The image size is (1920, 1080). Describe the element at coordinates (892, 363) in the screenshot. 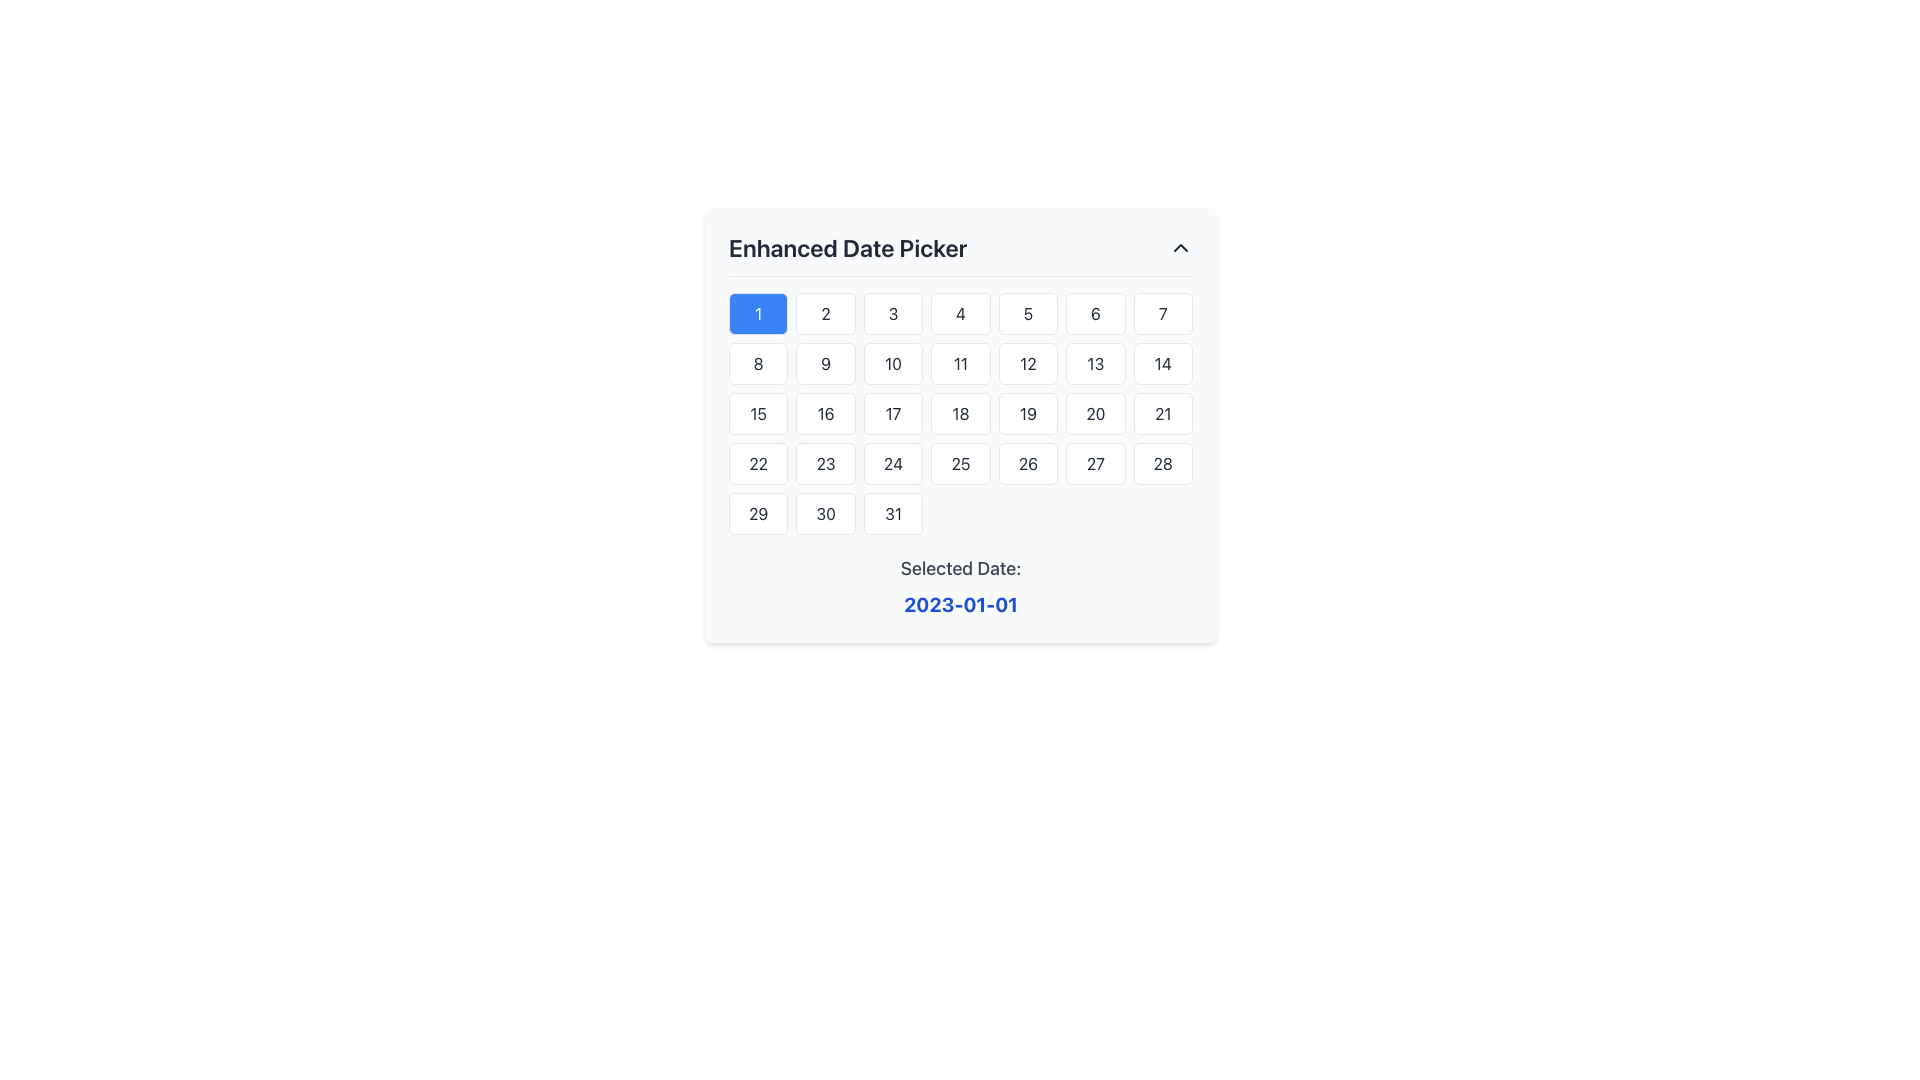

I see `the button representing the day '10' in the calendar date picker` at that location.